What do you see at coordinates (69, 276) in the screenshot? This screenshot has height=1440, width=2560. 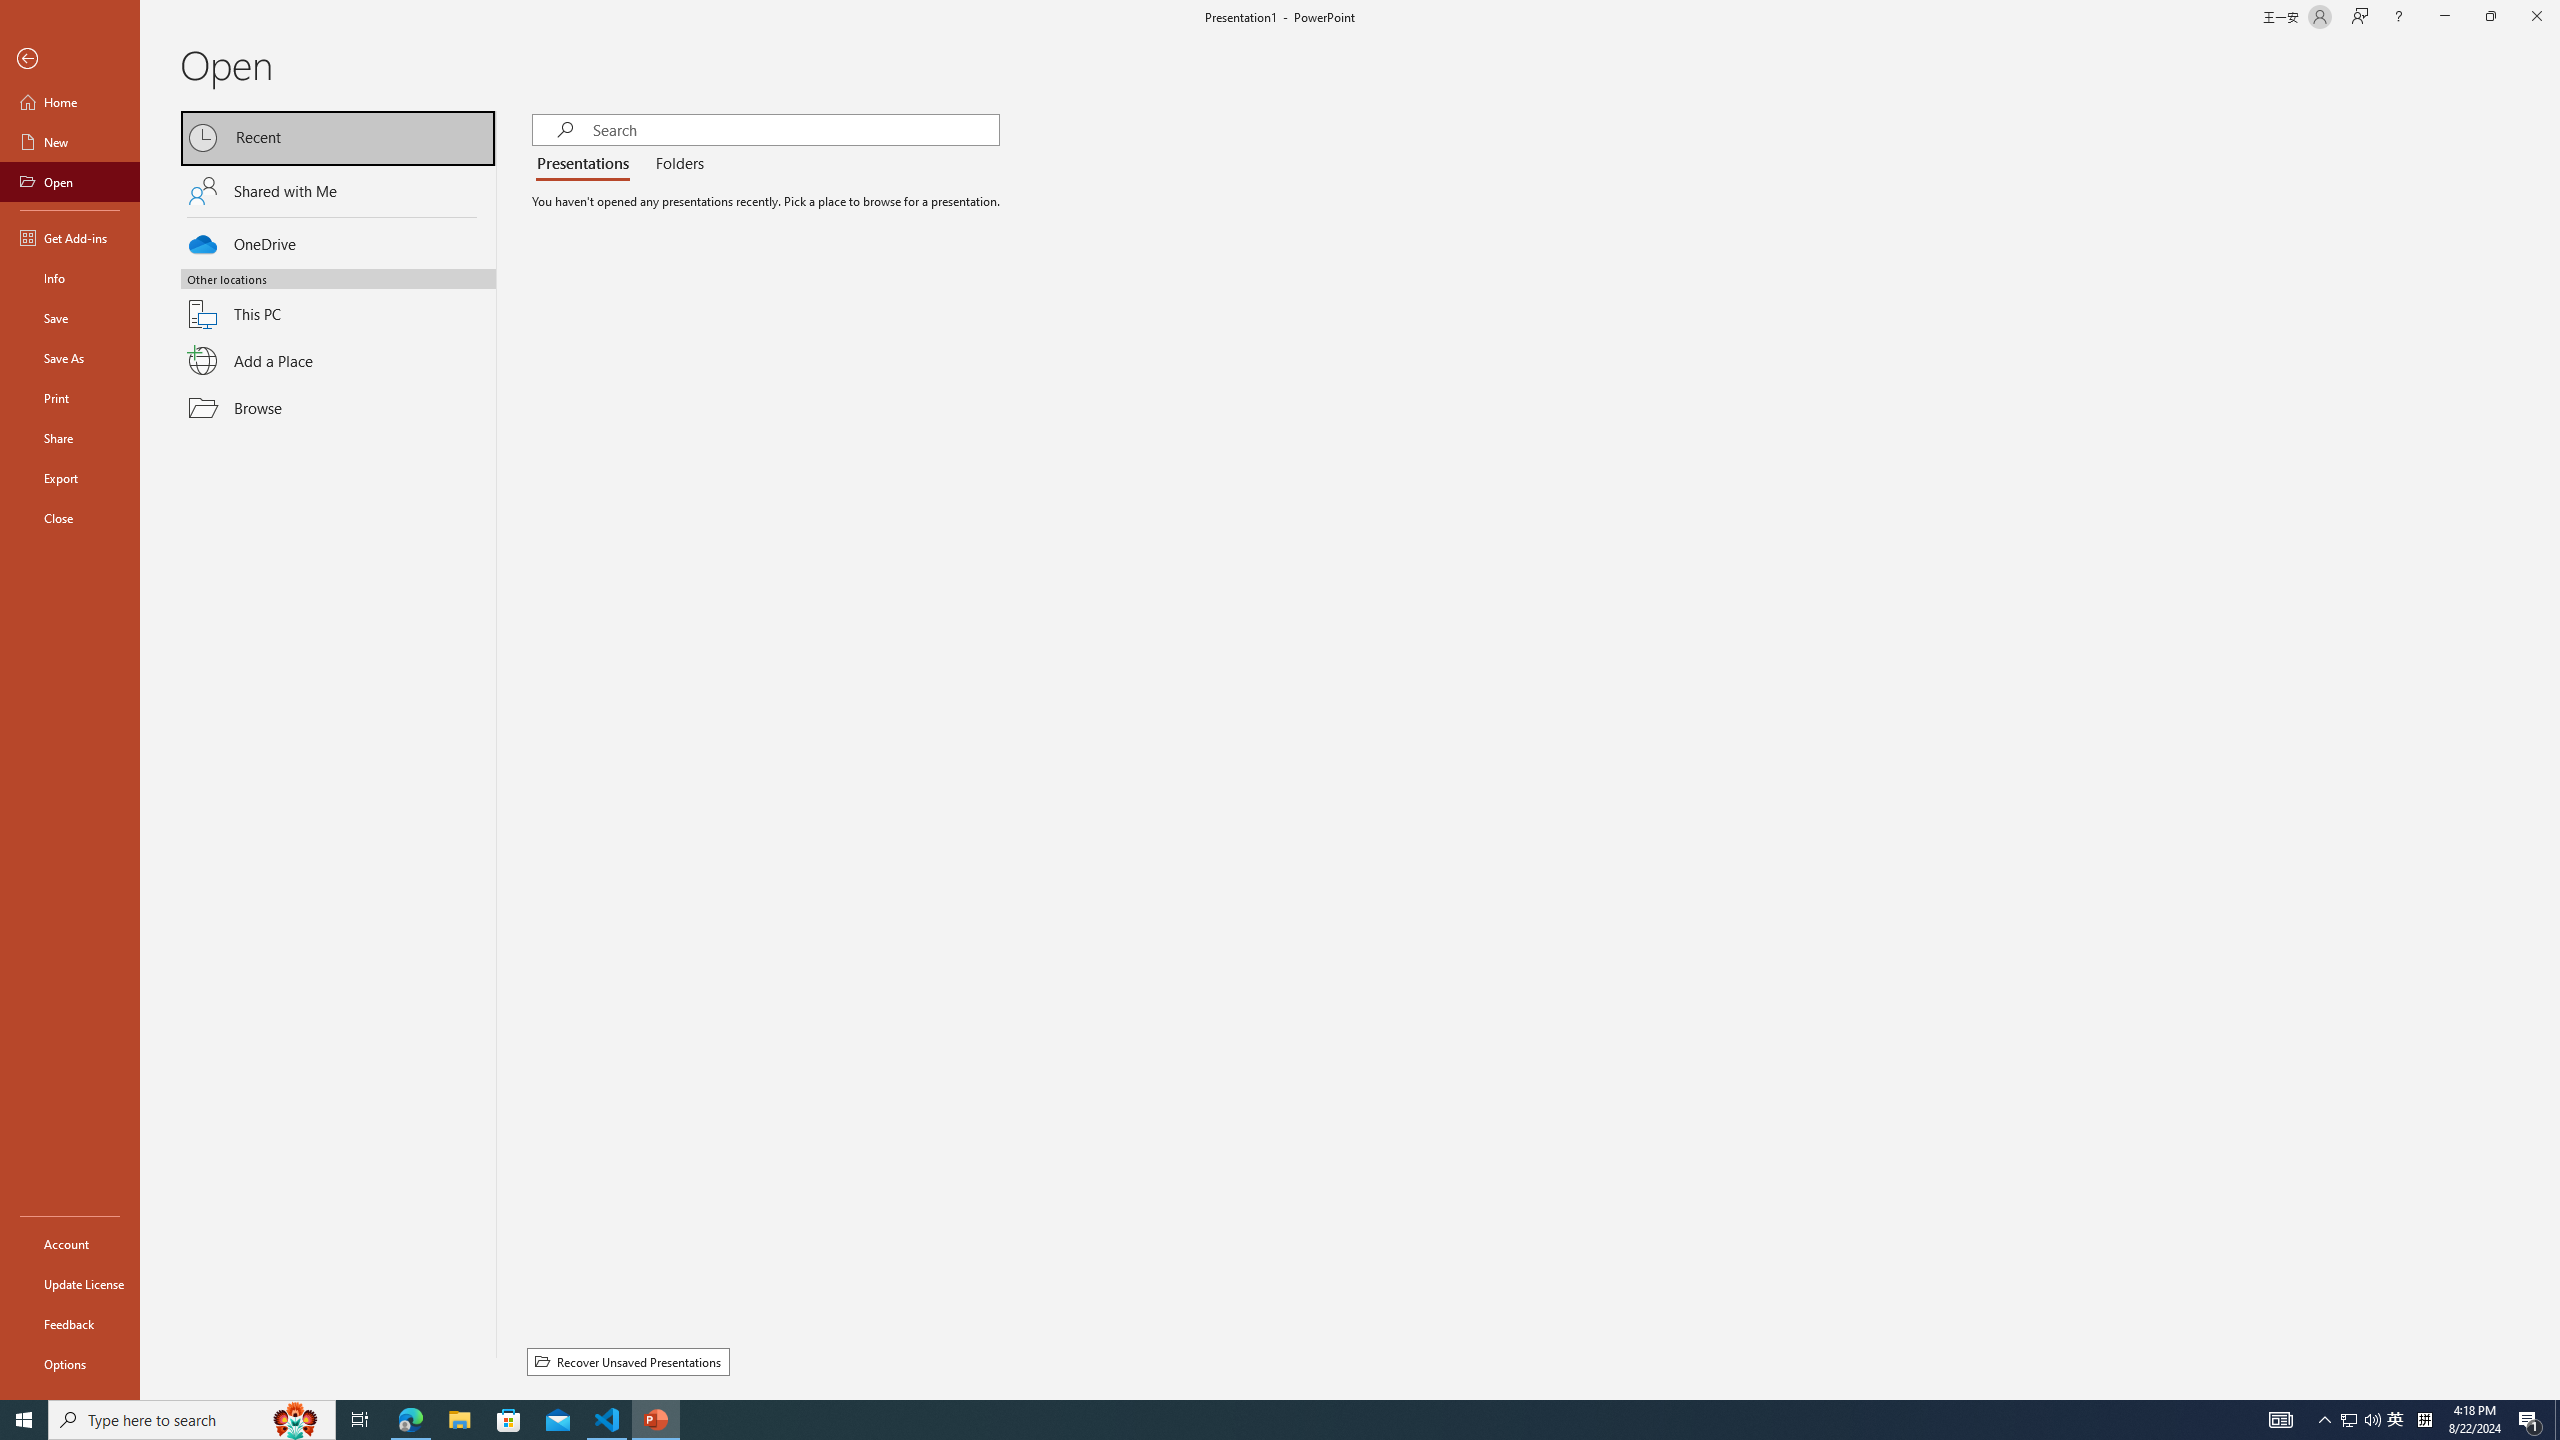 I see `'Info'` at bounding box center [69, 276].